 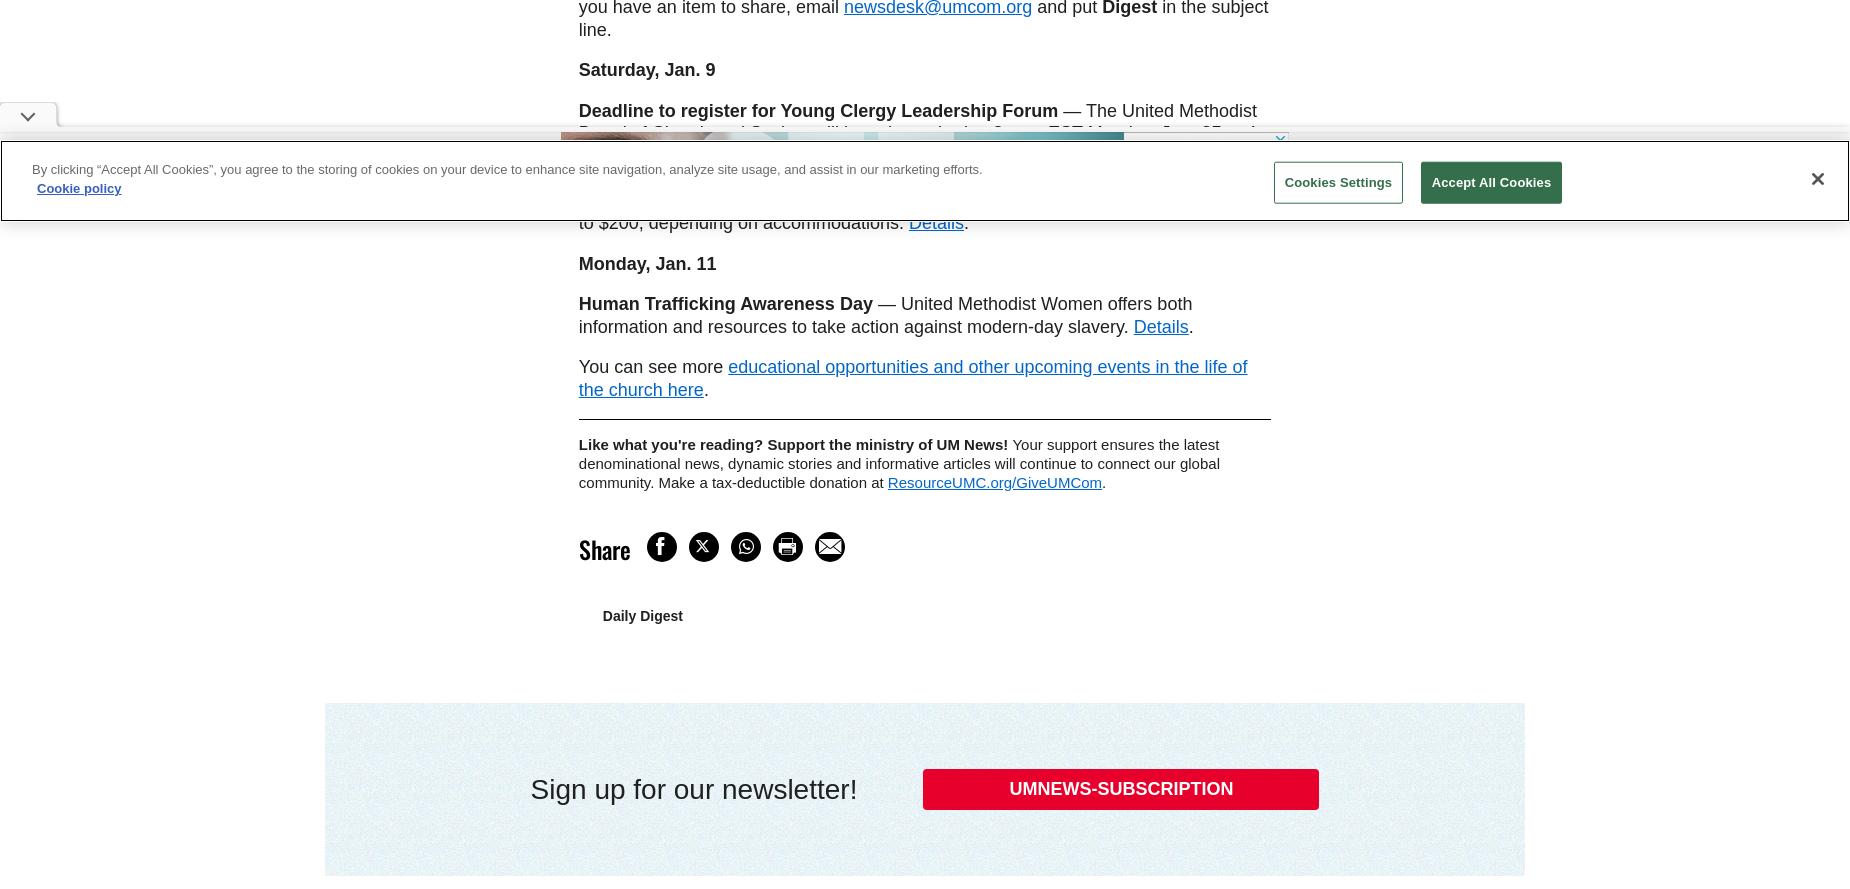 What do you see at coordinates (604, 547) in the screenshot?
I see `'Share'` at bounding box center [604, 547].